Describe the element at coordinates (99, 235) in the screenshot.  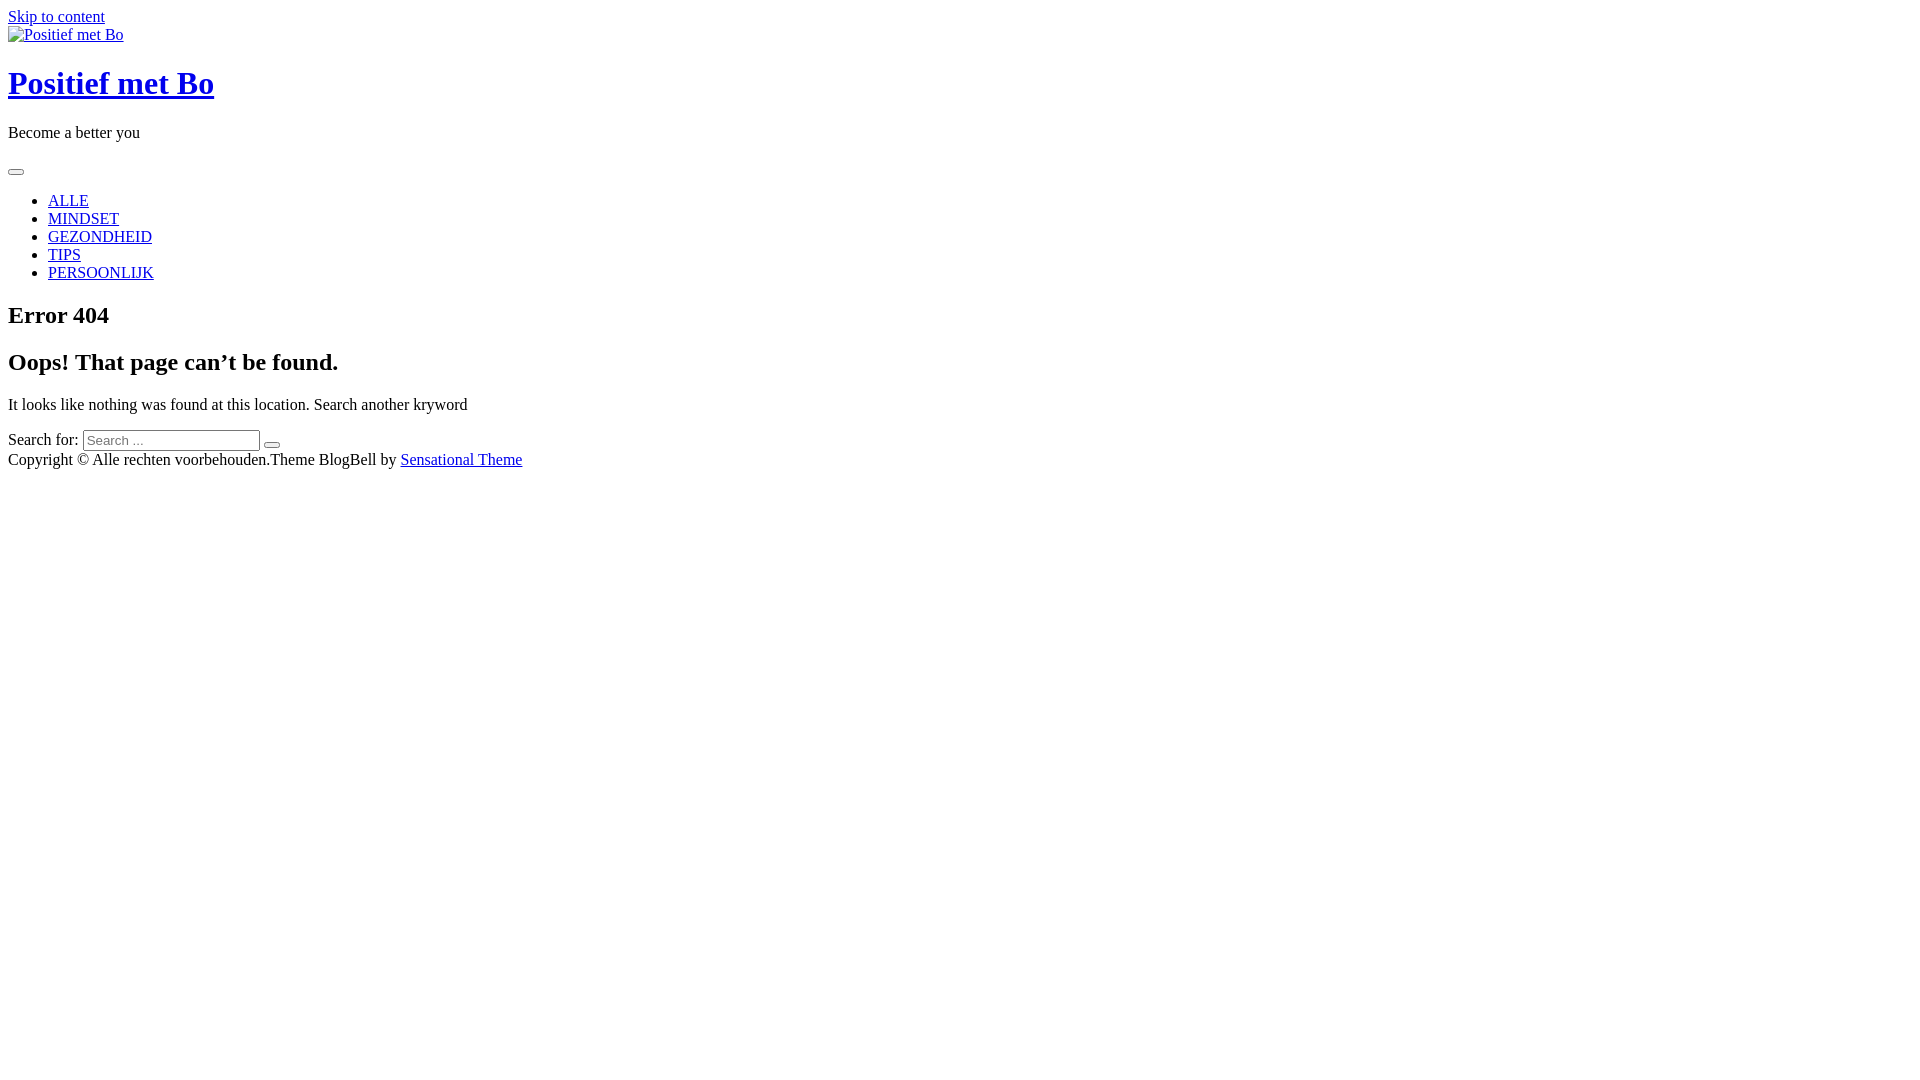
I see `'GEZONDHEID'` at that location.